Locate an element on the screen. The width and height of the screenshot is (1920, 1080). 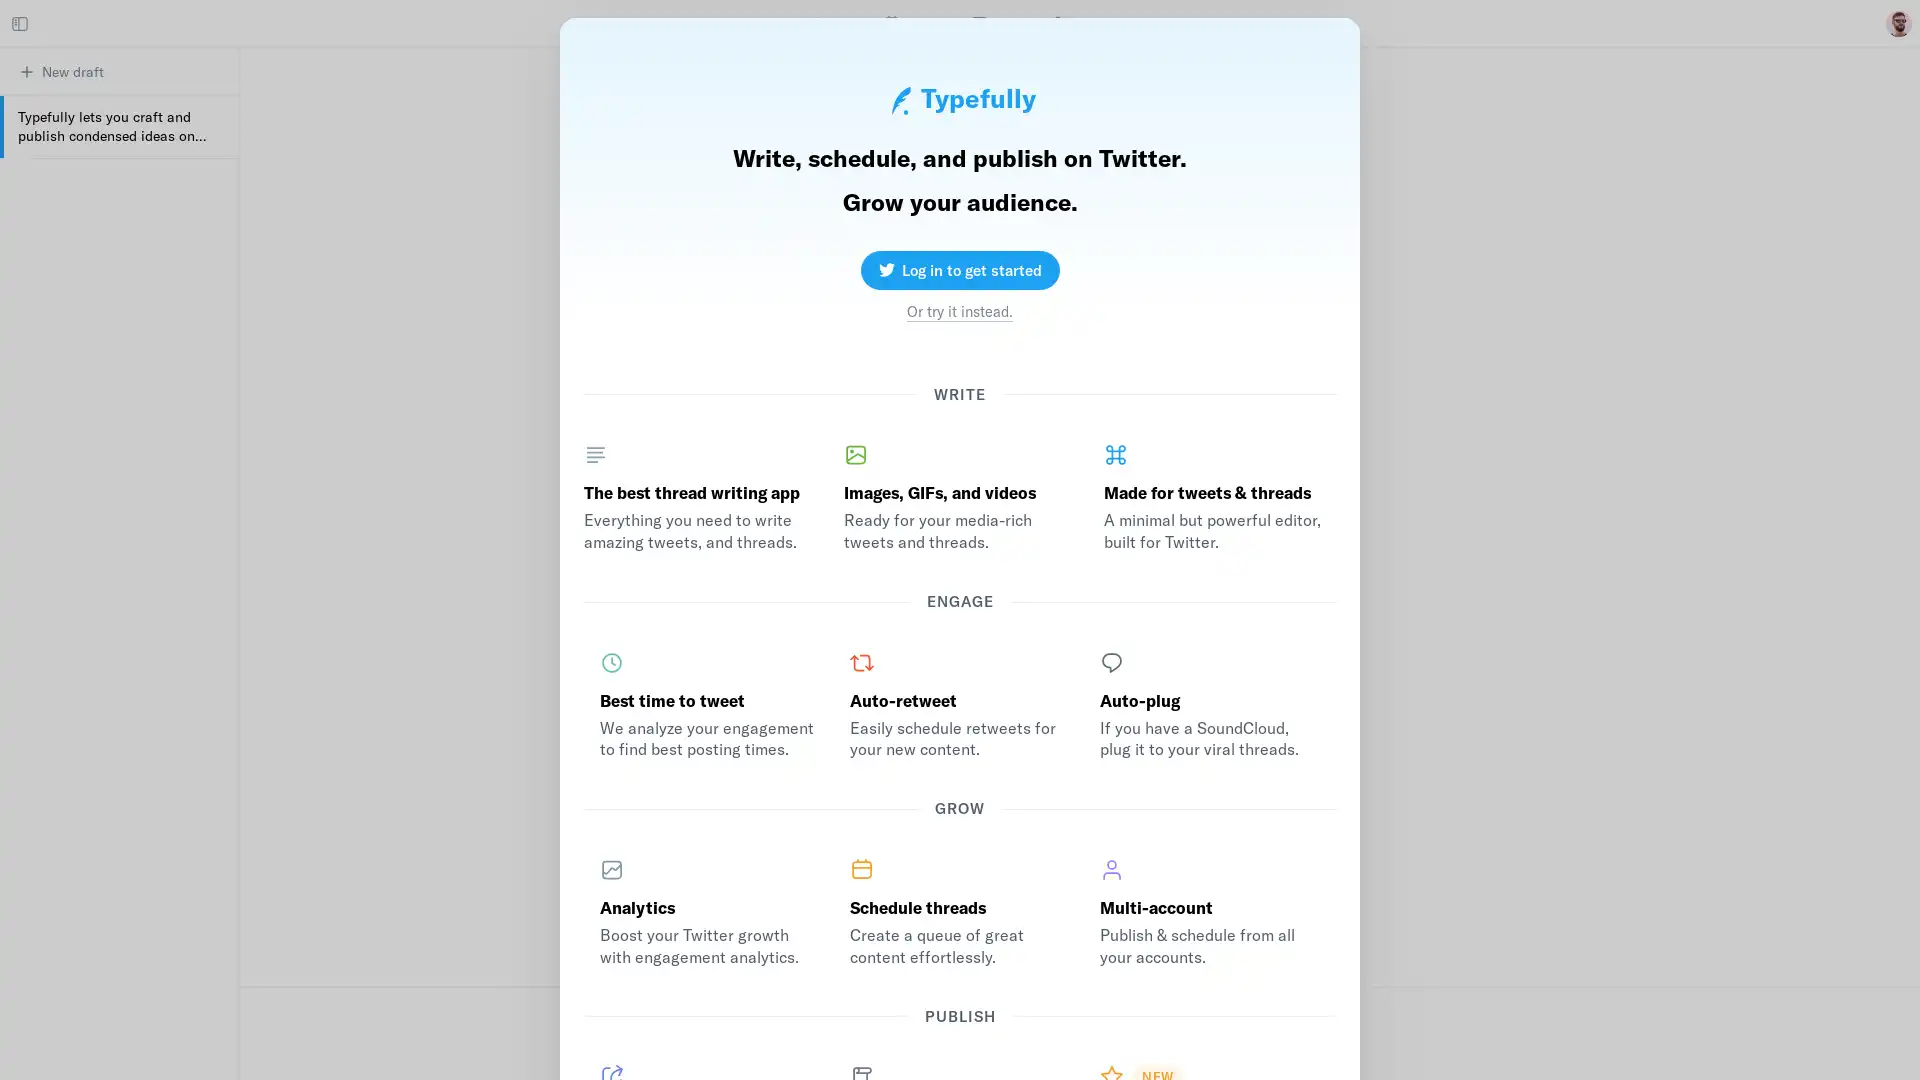
Tweet is located at coordinates (1214, 1048).